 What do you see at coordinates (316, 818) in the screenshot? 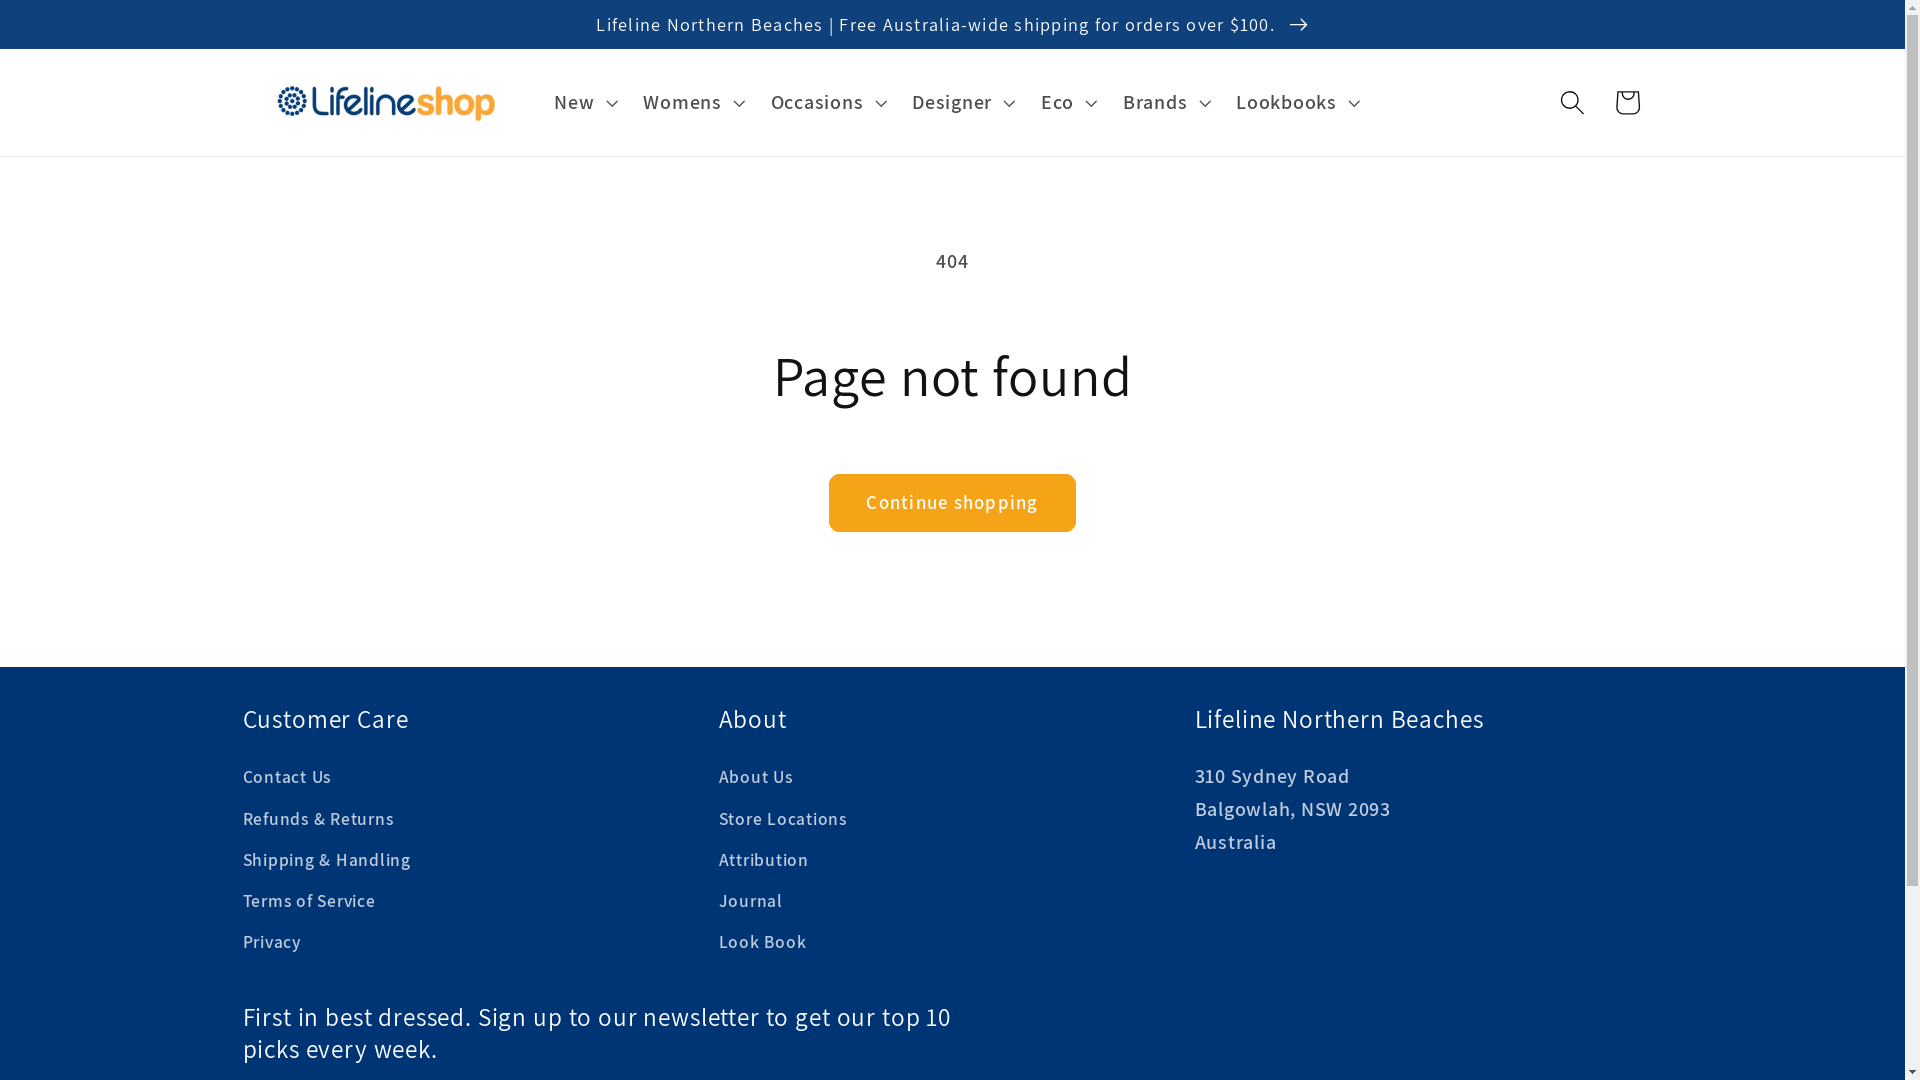
I see `'Refunds & Returns'` at bounding box center [316, 818].